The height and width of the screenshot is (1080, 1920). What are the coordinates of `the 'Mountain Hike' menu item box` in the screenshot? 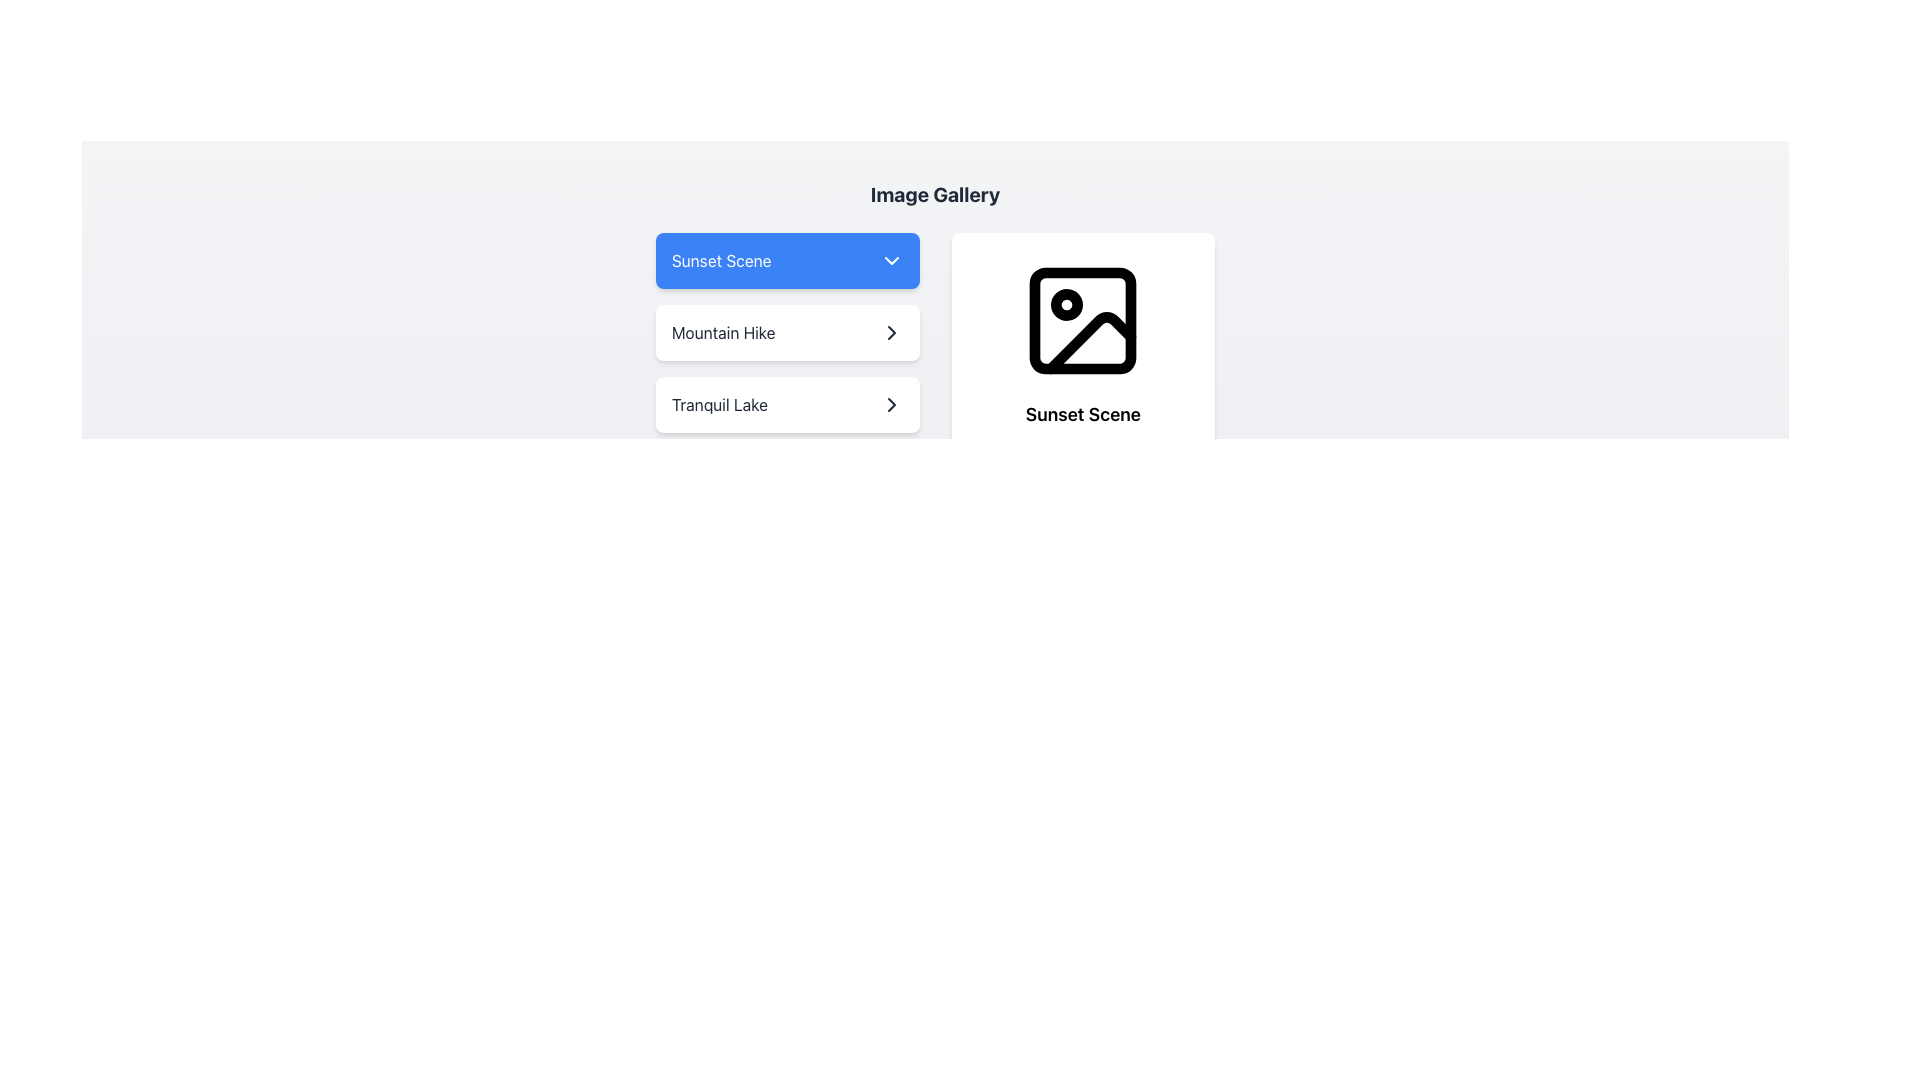 It's located at (786, 357).